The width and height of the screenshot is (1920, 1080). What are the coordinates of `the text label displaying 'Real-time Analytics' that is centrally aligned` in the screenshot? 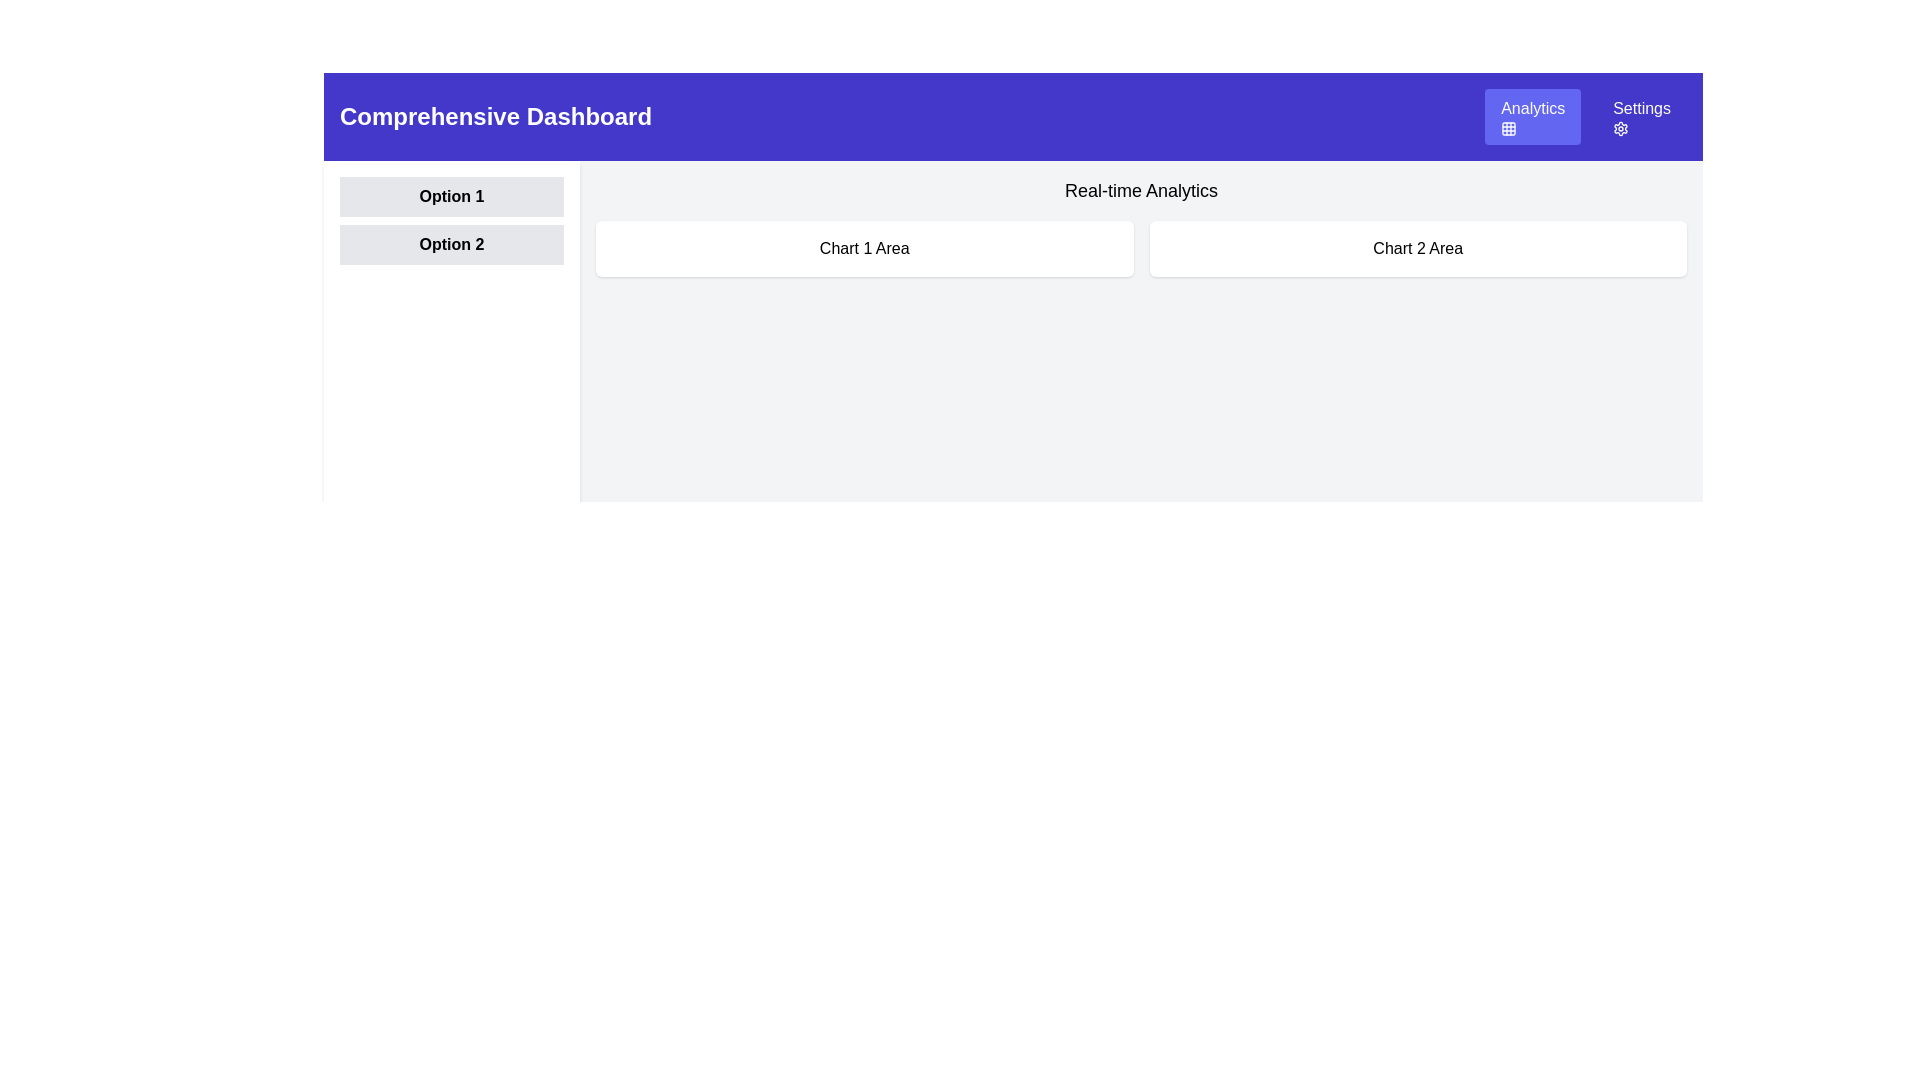 It's located at (1141, 191).